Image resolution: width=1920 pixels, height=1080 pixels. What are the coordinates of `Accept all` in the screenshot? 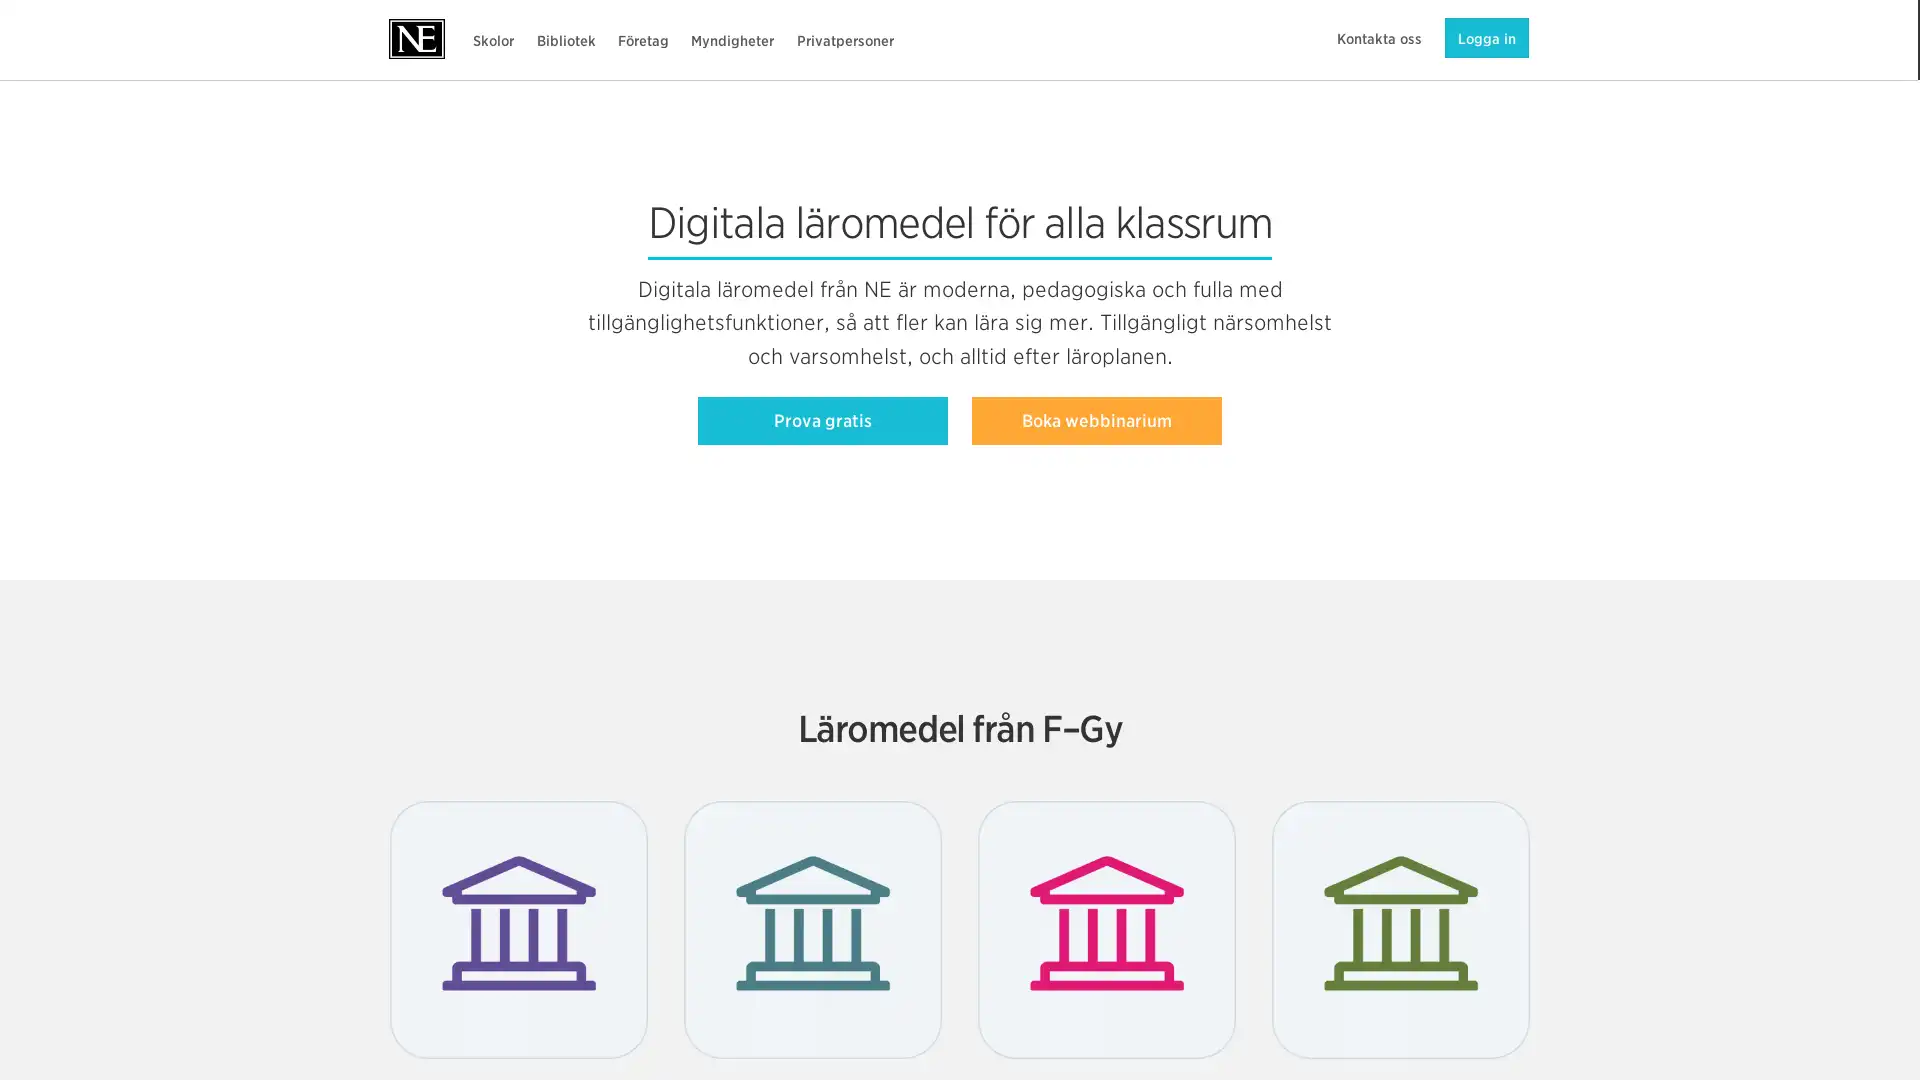 It's located at (1449, 953).